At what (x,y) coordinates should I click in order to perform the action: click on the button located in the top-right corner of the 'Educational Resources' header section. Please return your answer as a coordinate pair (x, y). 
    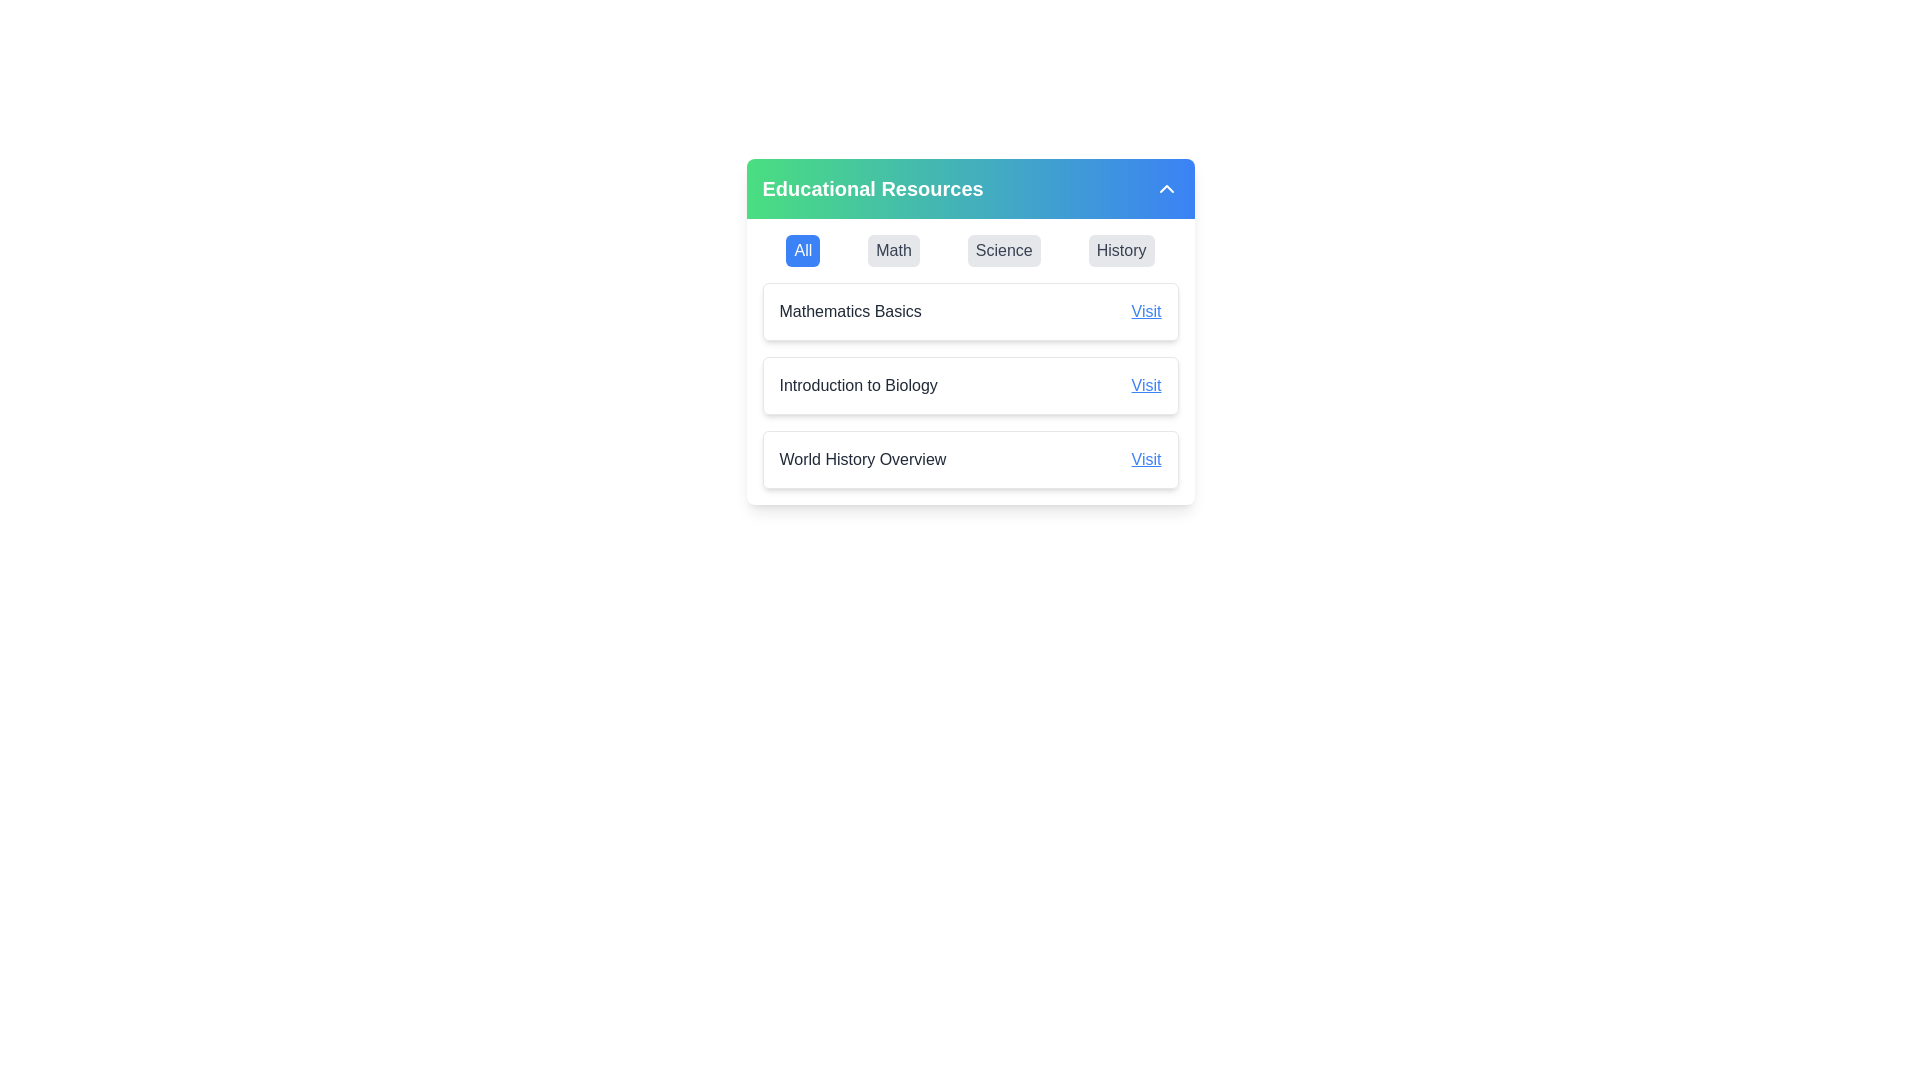
    Looking at the image, I should click on (1166, 189).